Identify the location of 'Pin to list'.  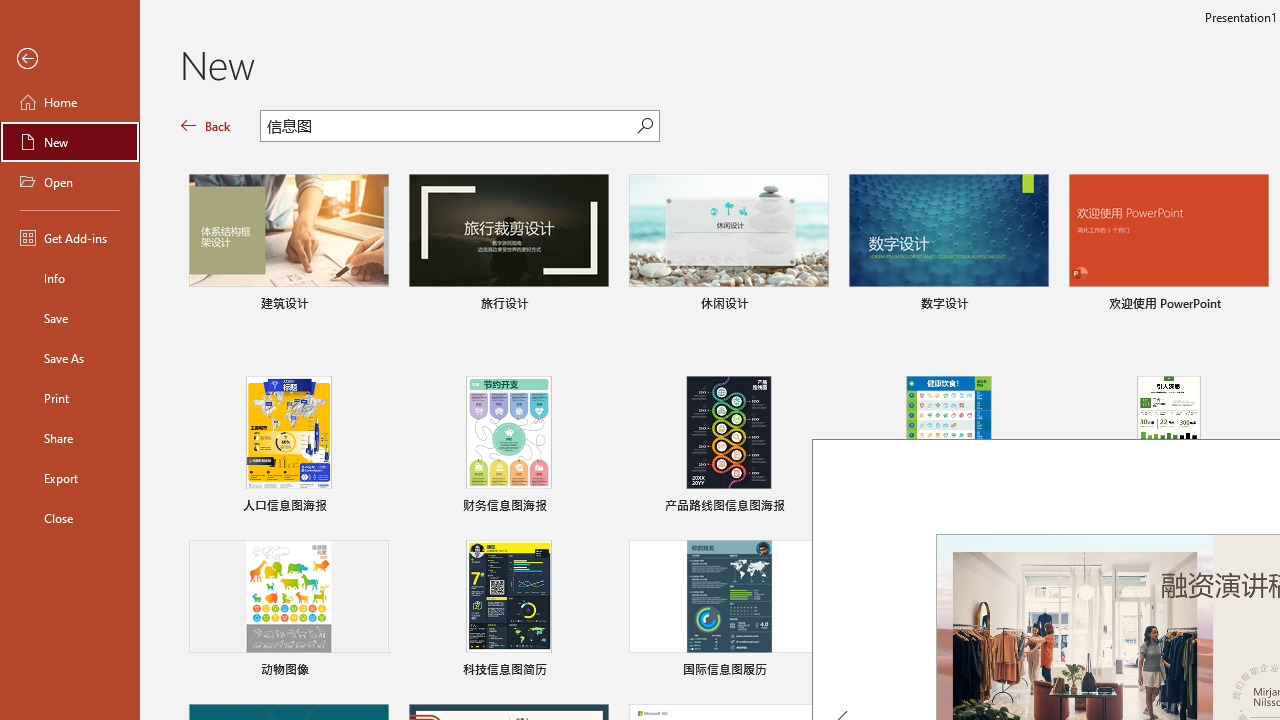
(1254, 672).